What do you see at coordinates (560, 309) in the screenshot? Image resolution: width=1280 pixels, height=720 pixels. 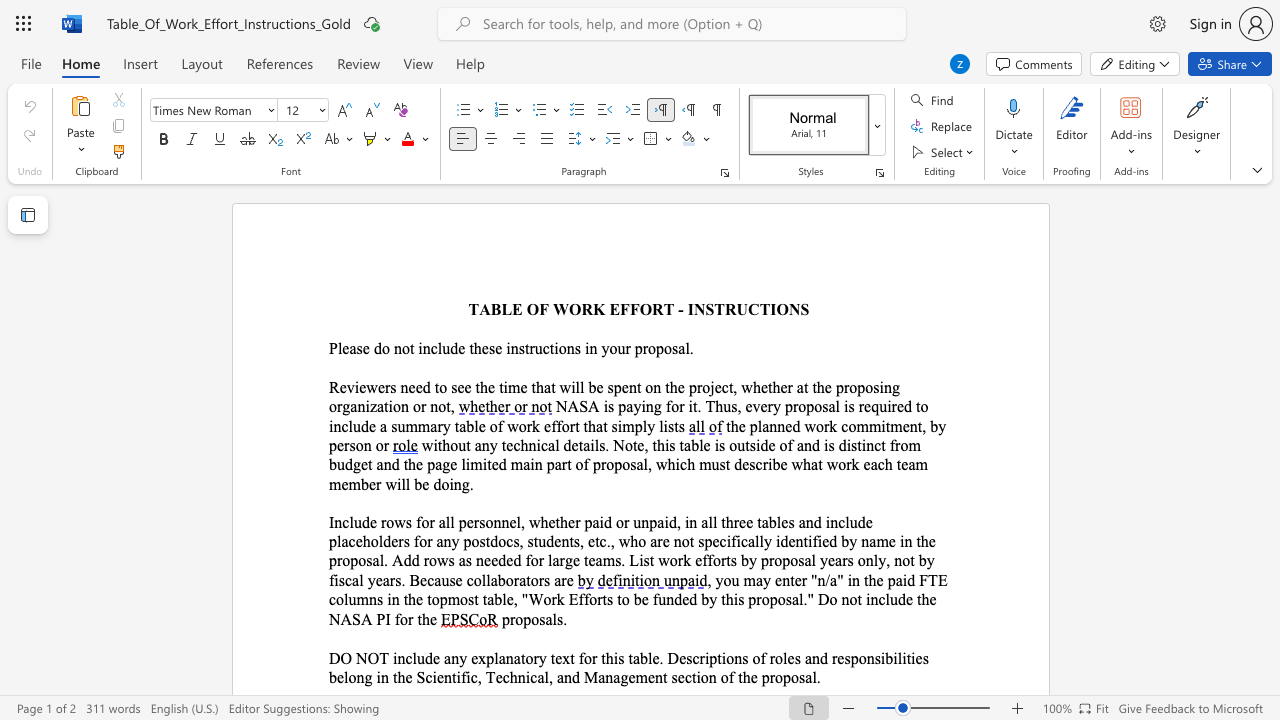 I see `the 1th character "W" in the text` at bounding box center [560, 309].